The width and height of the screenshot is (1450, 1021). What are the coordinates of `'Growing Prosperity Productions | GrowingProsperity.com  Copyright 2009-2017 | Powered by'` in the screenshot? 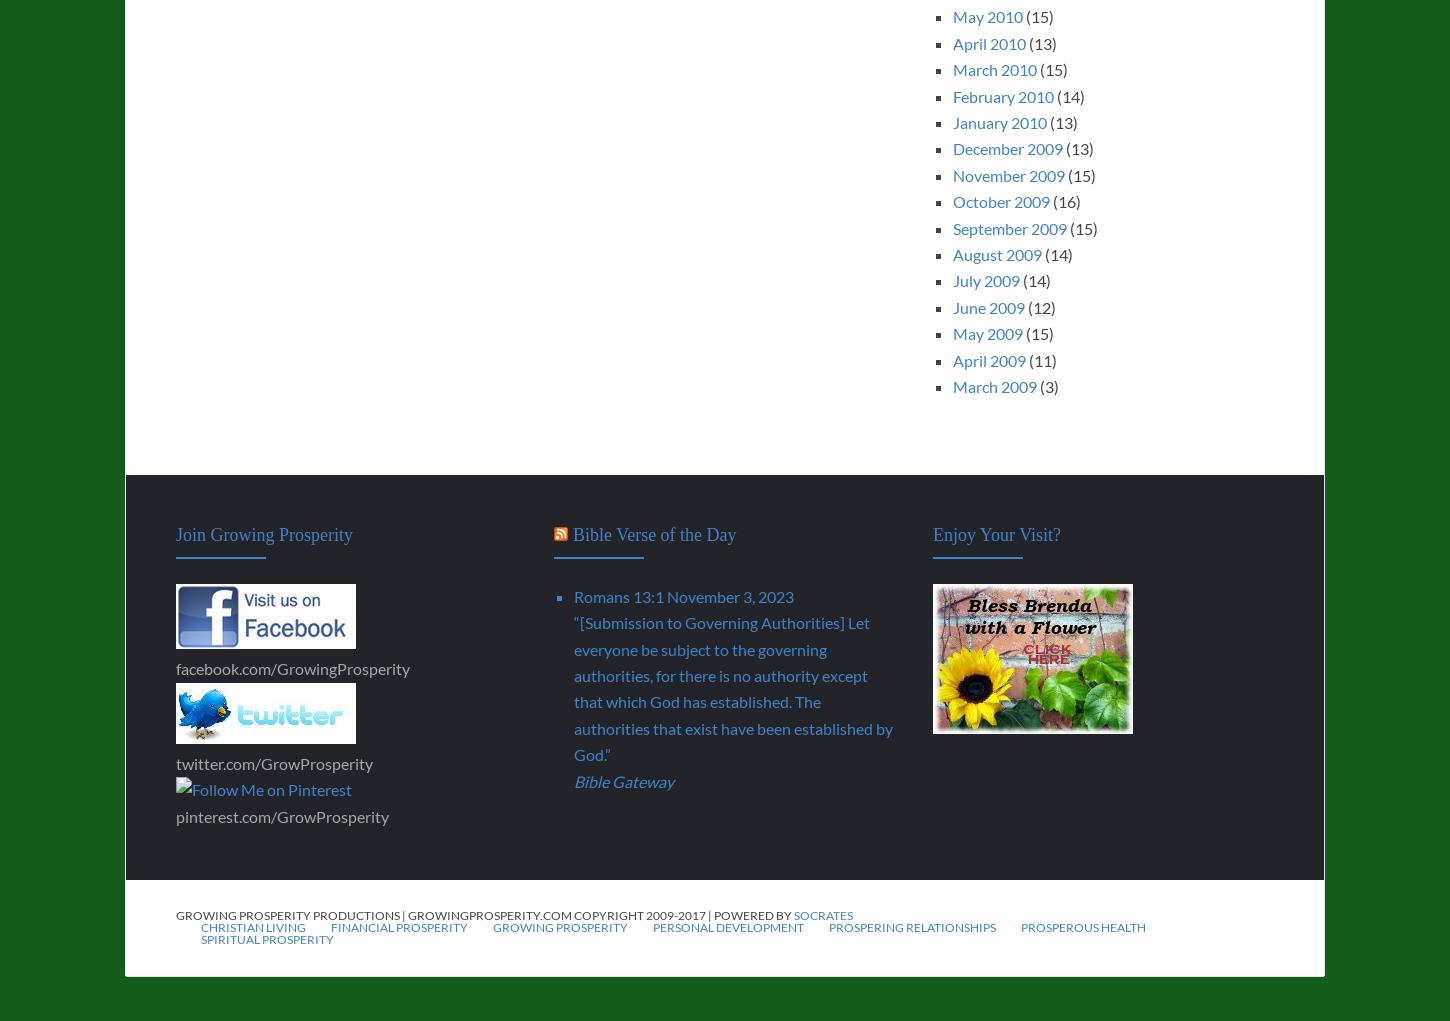 It's located at (485, 915).